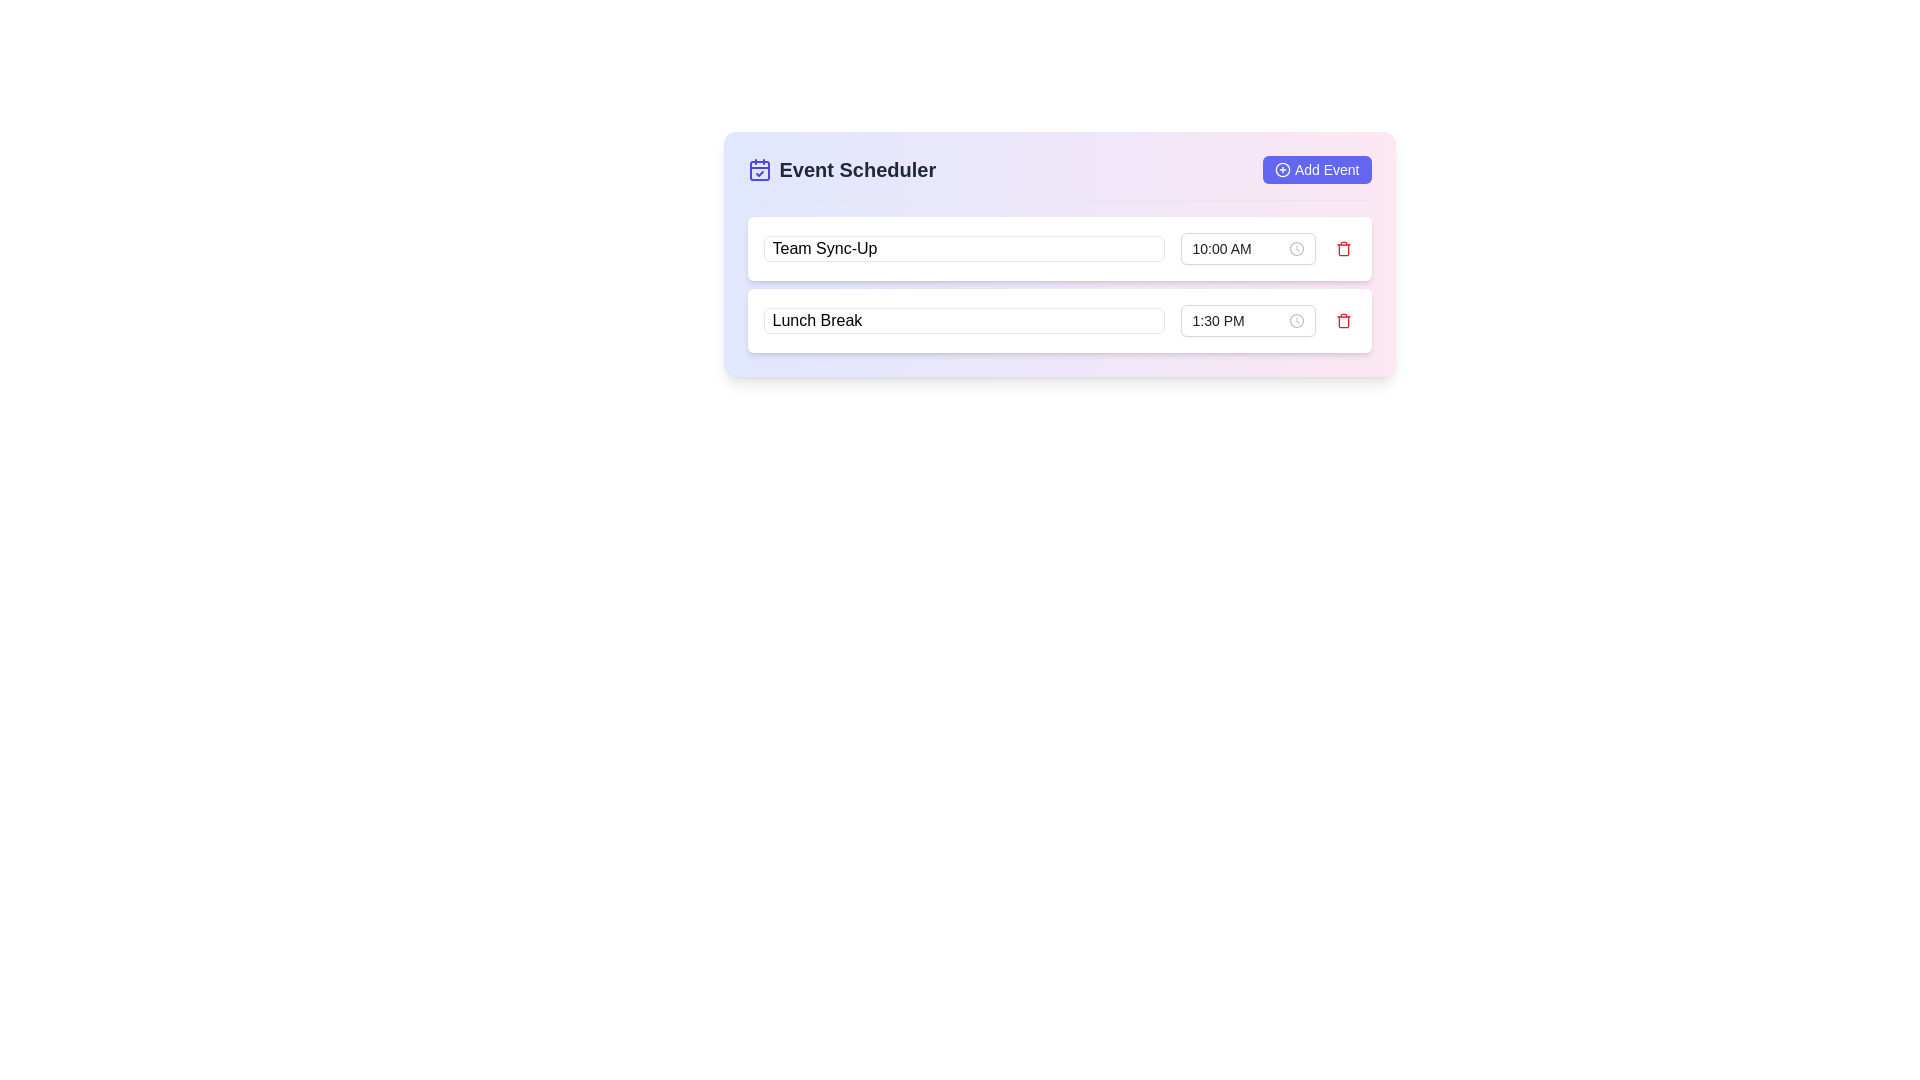  Describe the element at coordinates (1282, 168) in the screenshot. I see `the 'Add Event' button located in the top-right corner of the Event Scheduler interface, which is visually identified by an icon/image preceding the textual label` at that location.